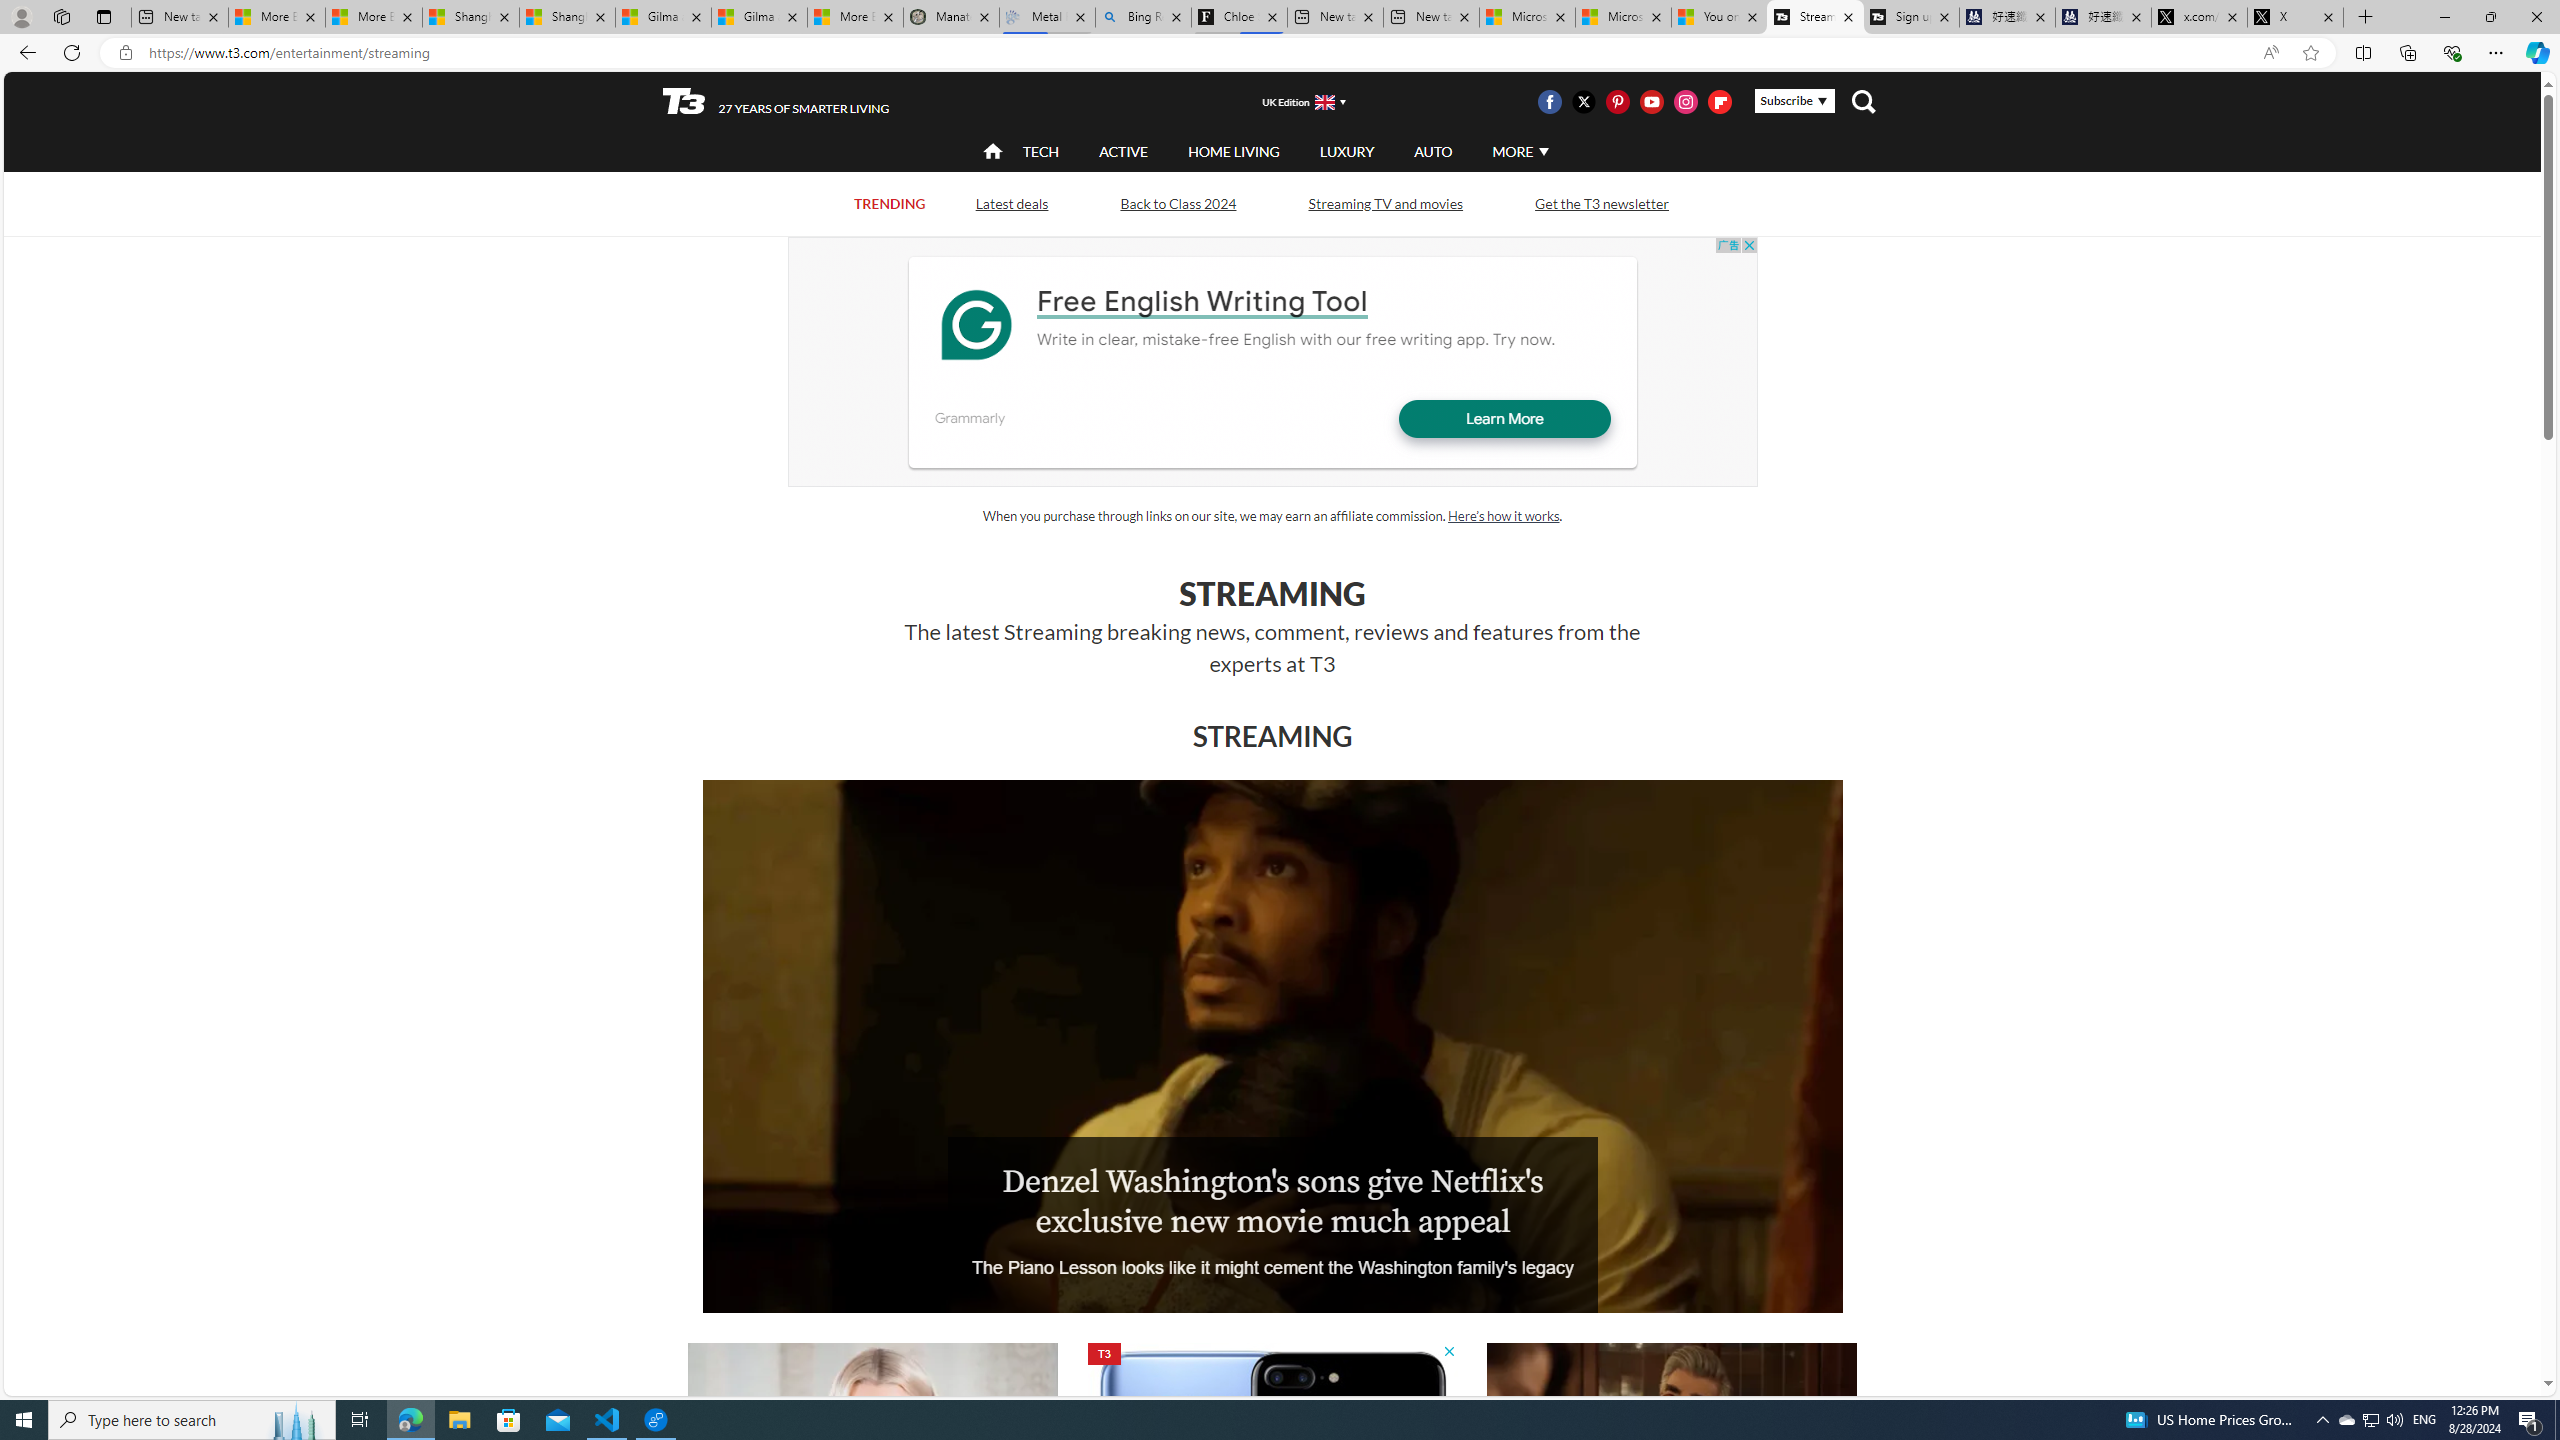 The width and height of the screenshot is (2560, 1440). I want to click on 'Latest deals', so click(1010, 202).